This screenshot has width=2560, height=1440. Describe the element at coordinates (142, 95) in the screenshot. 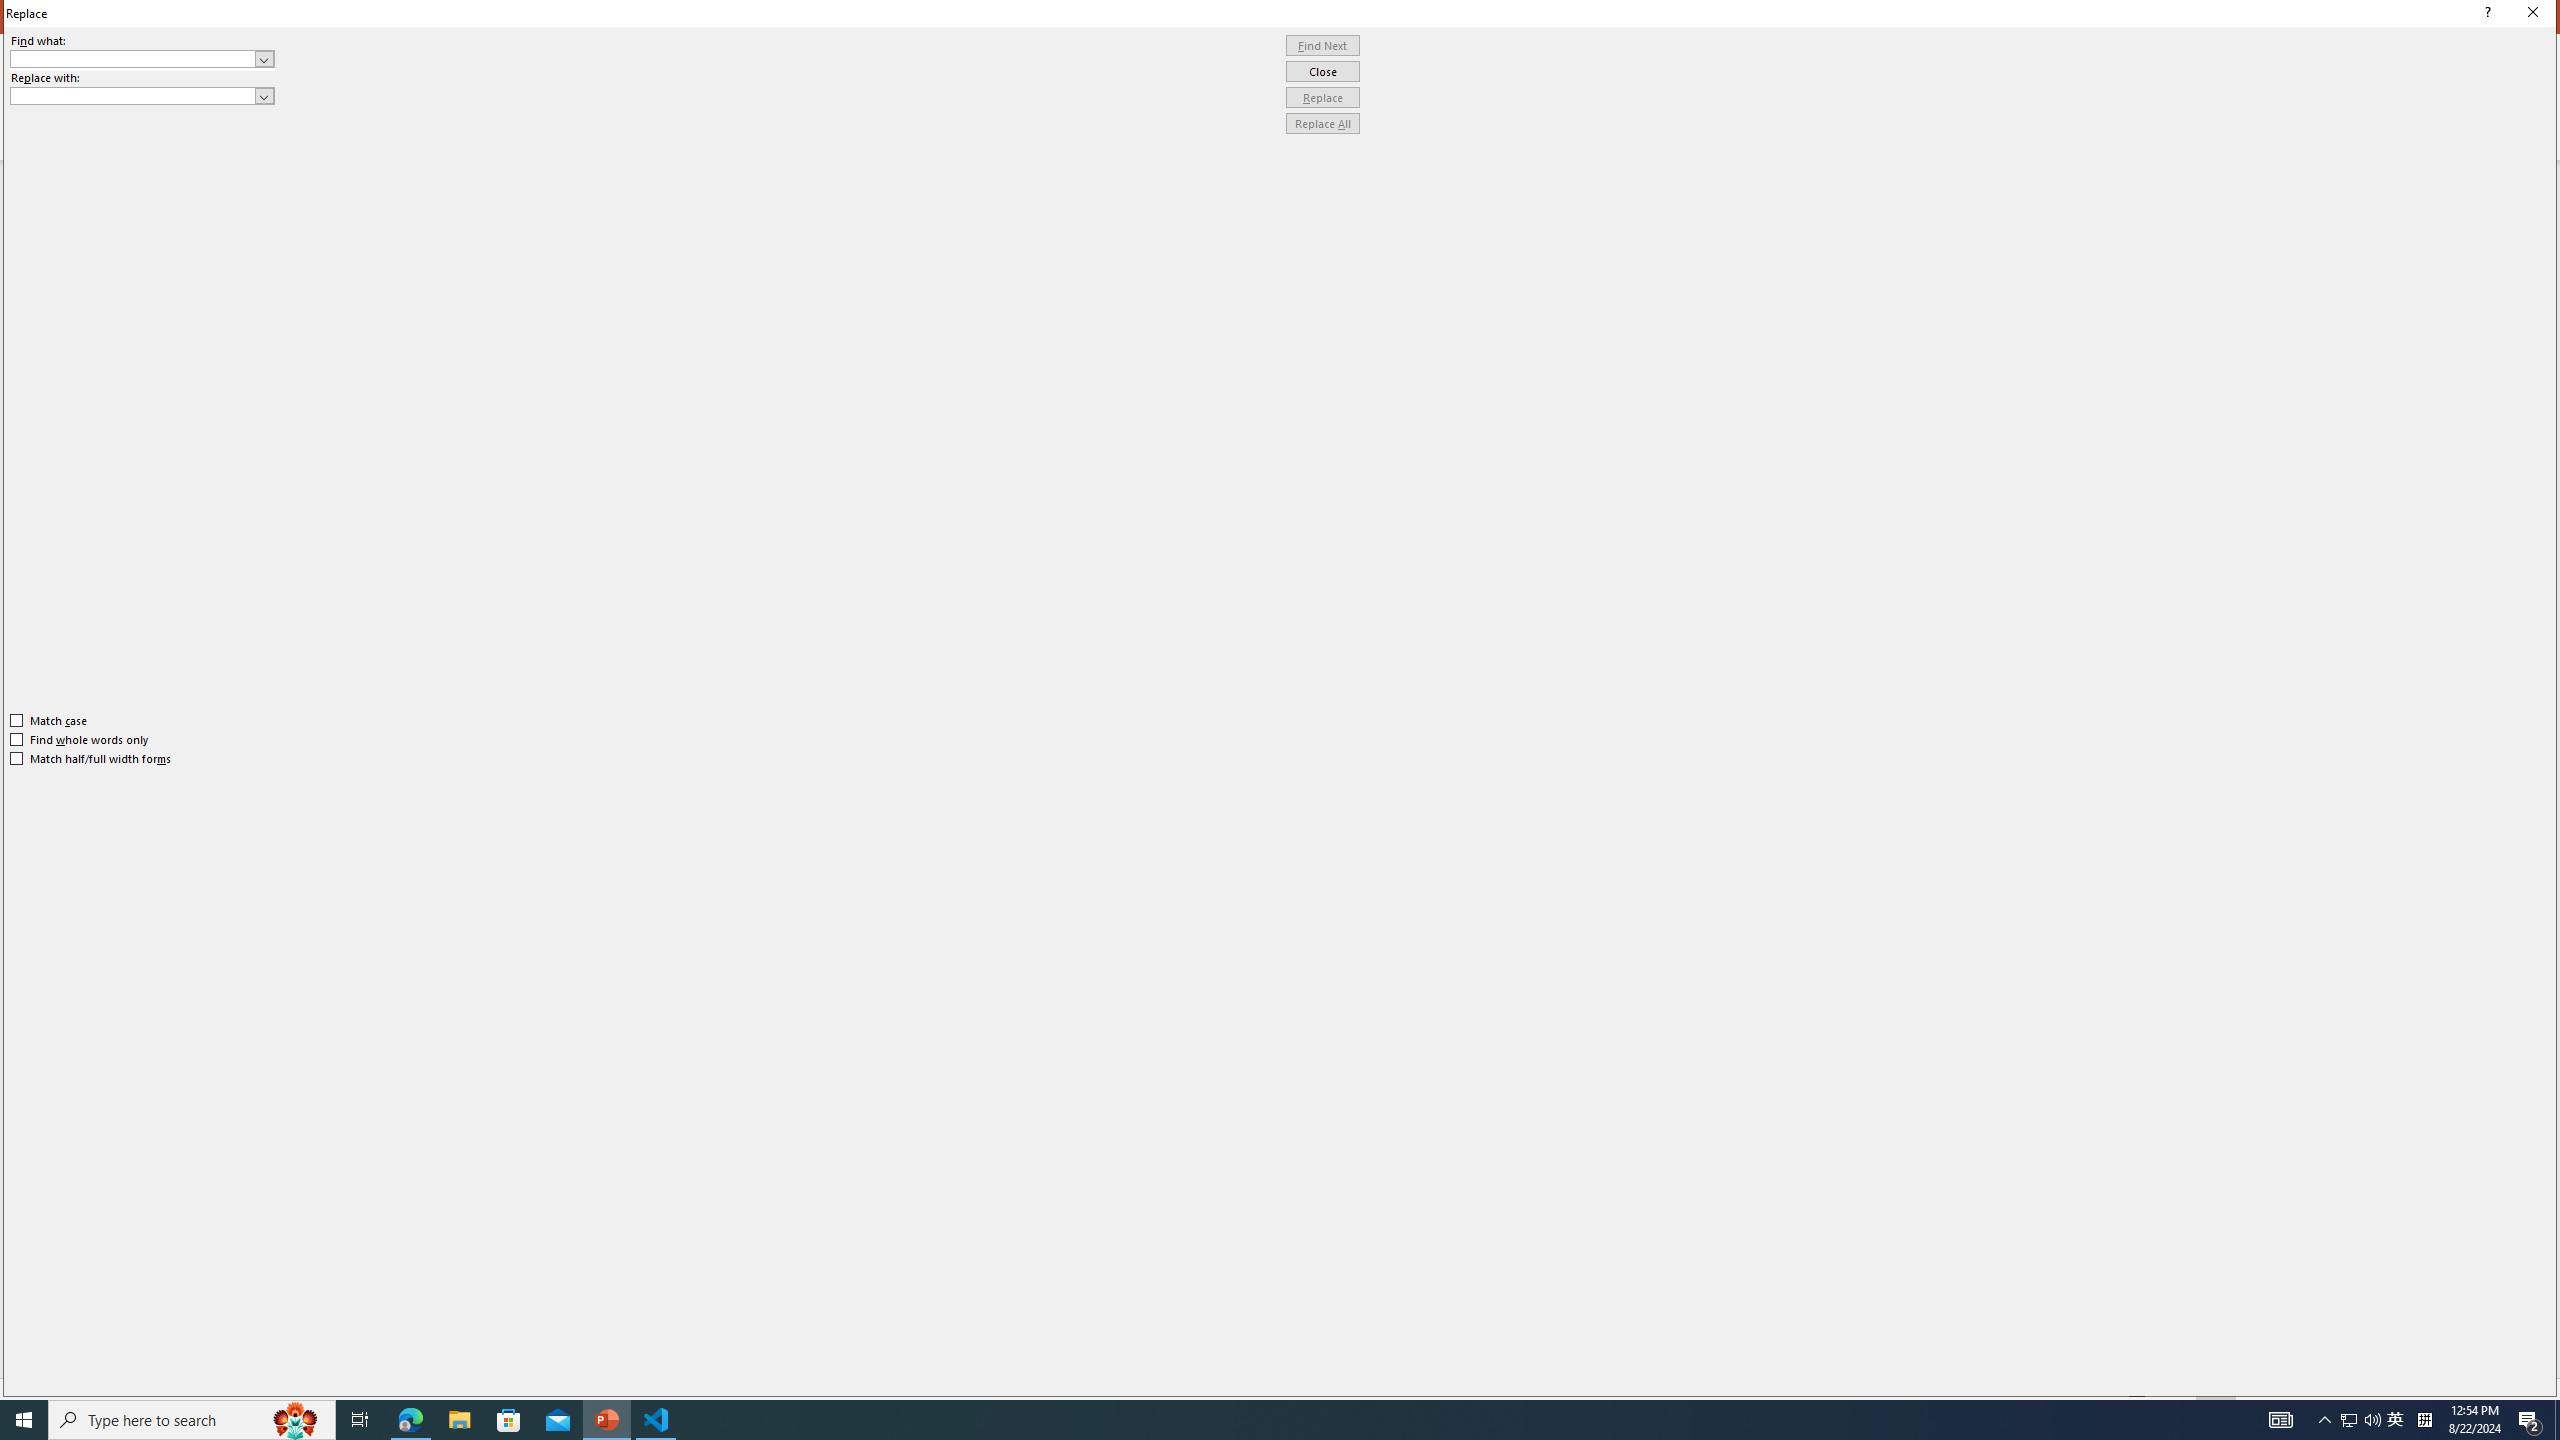

I see `'Replace with'` at that location.